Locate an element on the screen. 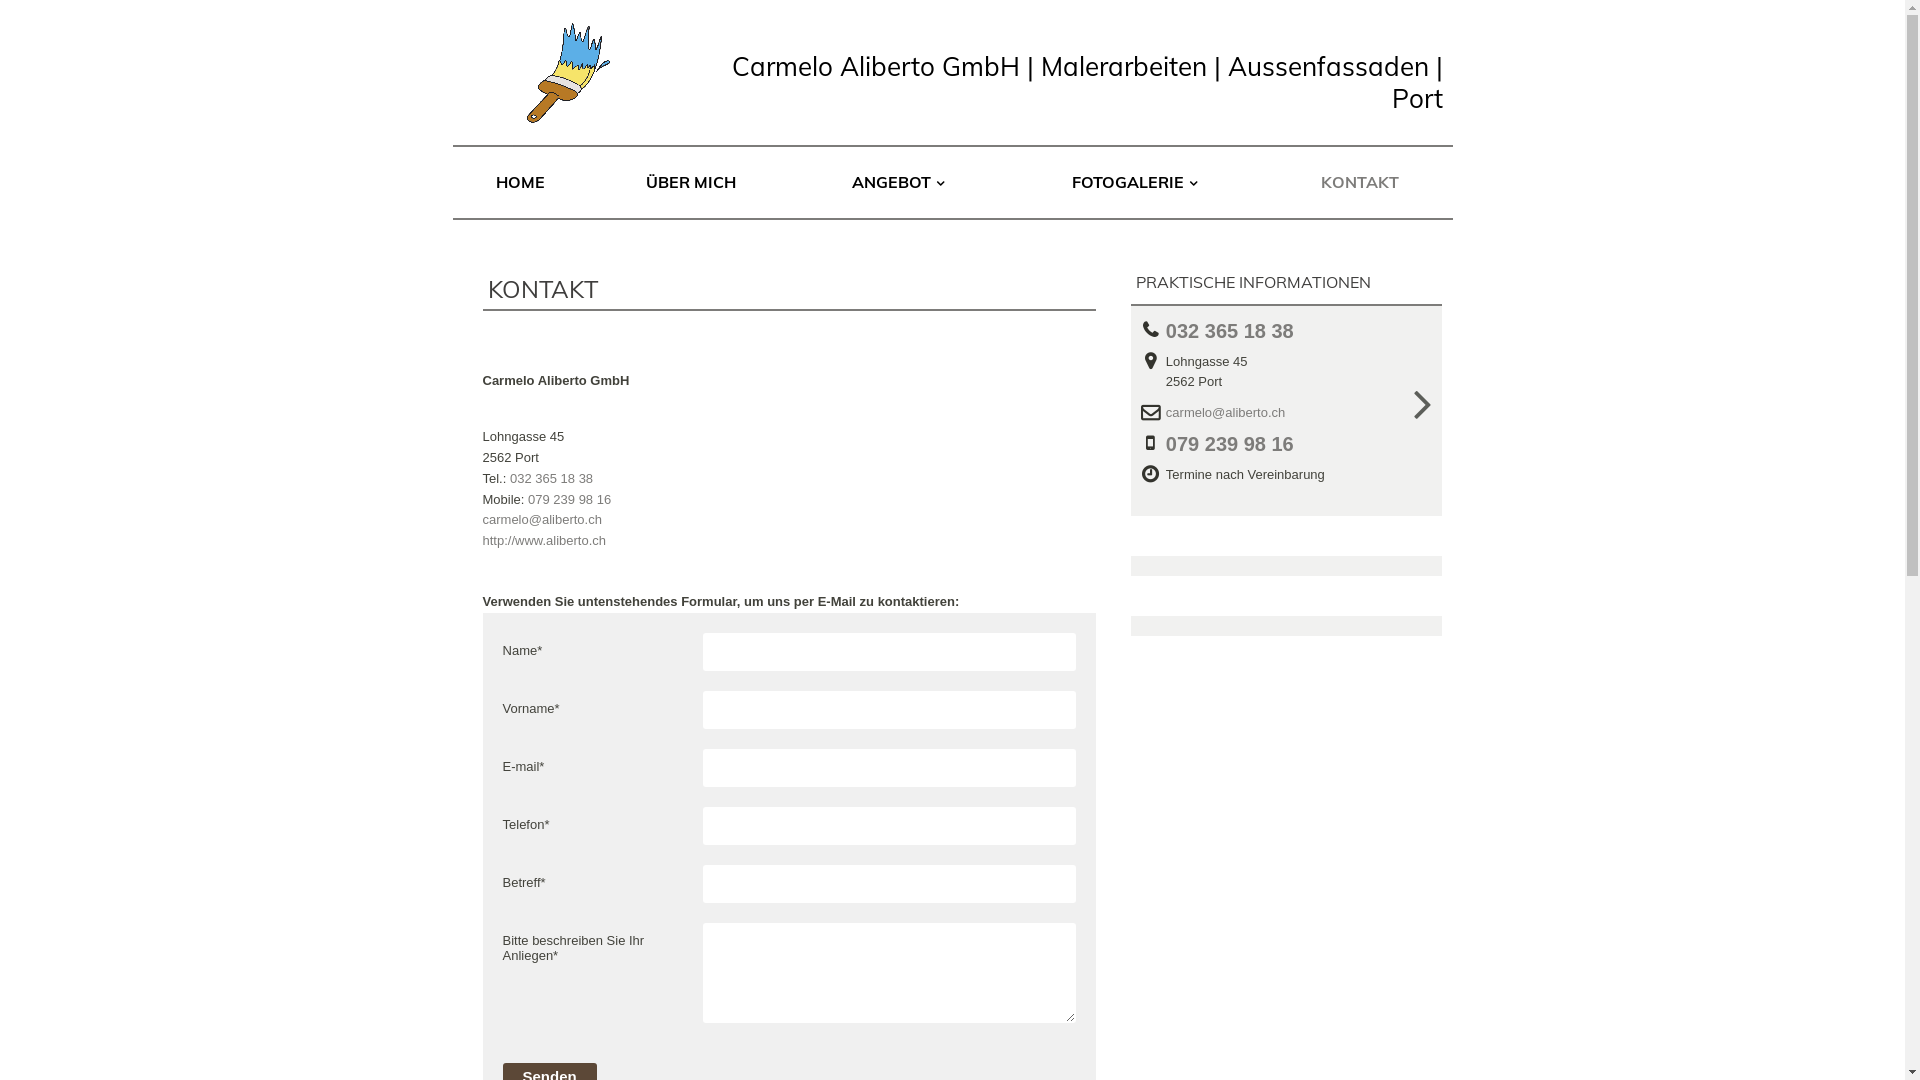 The height and width of the screenshot is (1080, 1920). 'http://www.aliberto.ch' is located at coordinates (543, 540).